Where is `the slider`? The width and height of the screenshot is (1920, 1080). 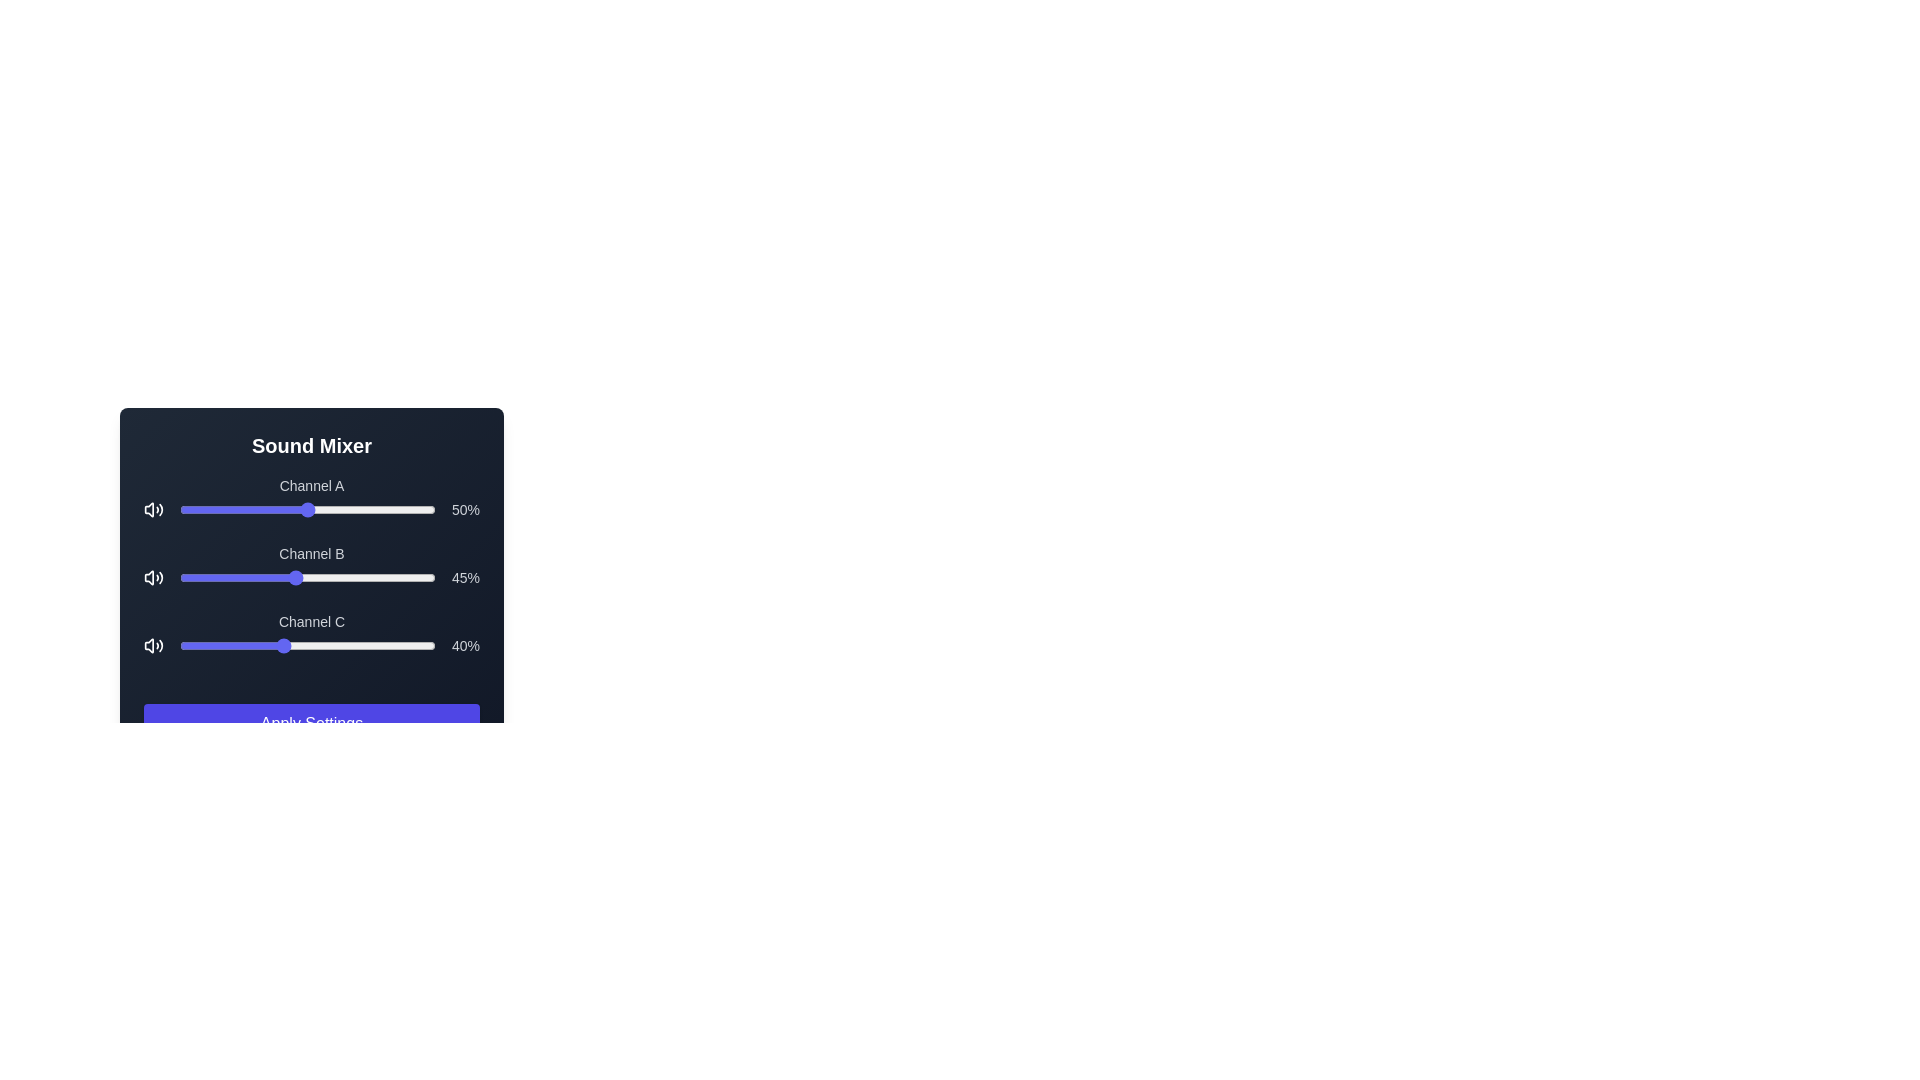
the slider is located at coordinates (236, 645).